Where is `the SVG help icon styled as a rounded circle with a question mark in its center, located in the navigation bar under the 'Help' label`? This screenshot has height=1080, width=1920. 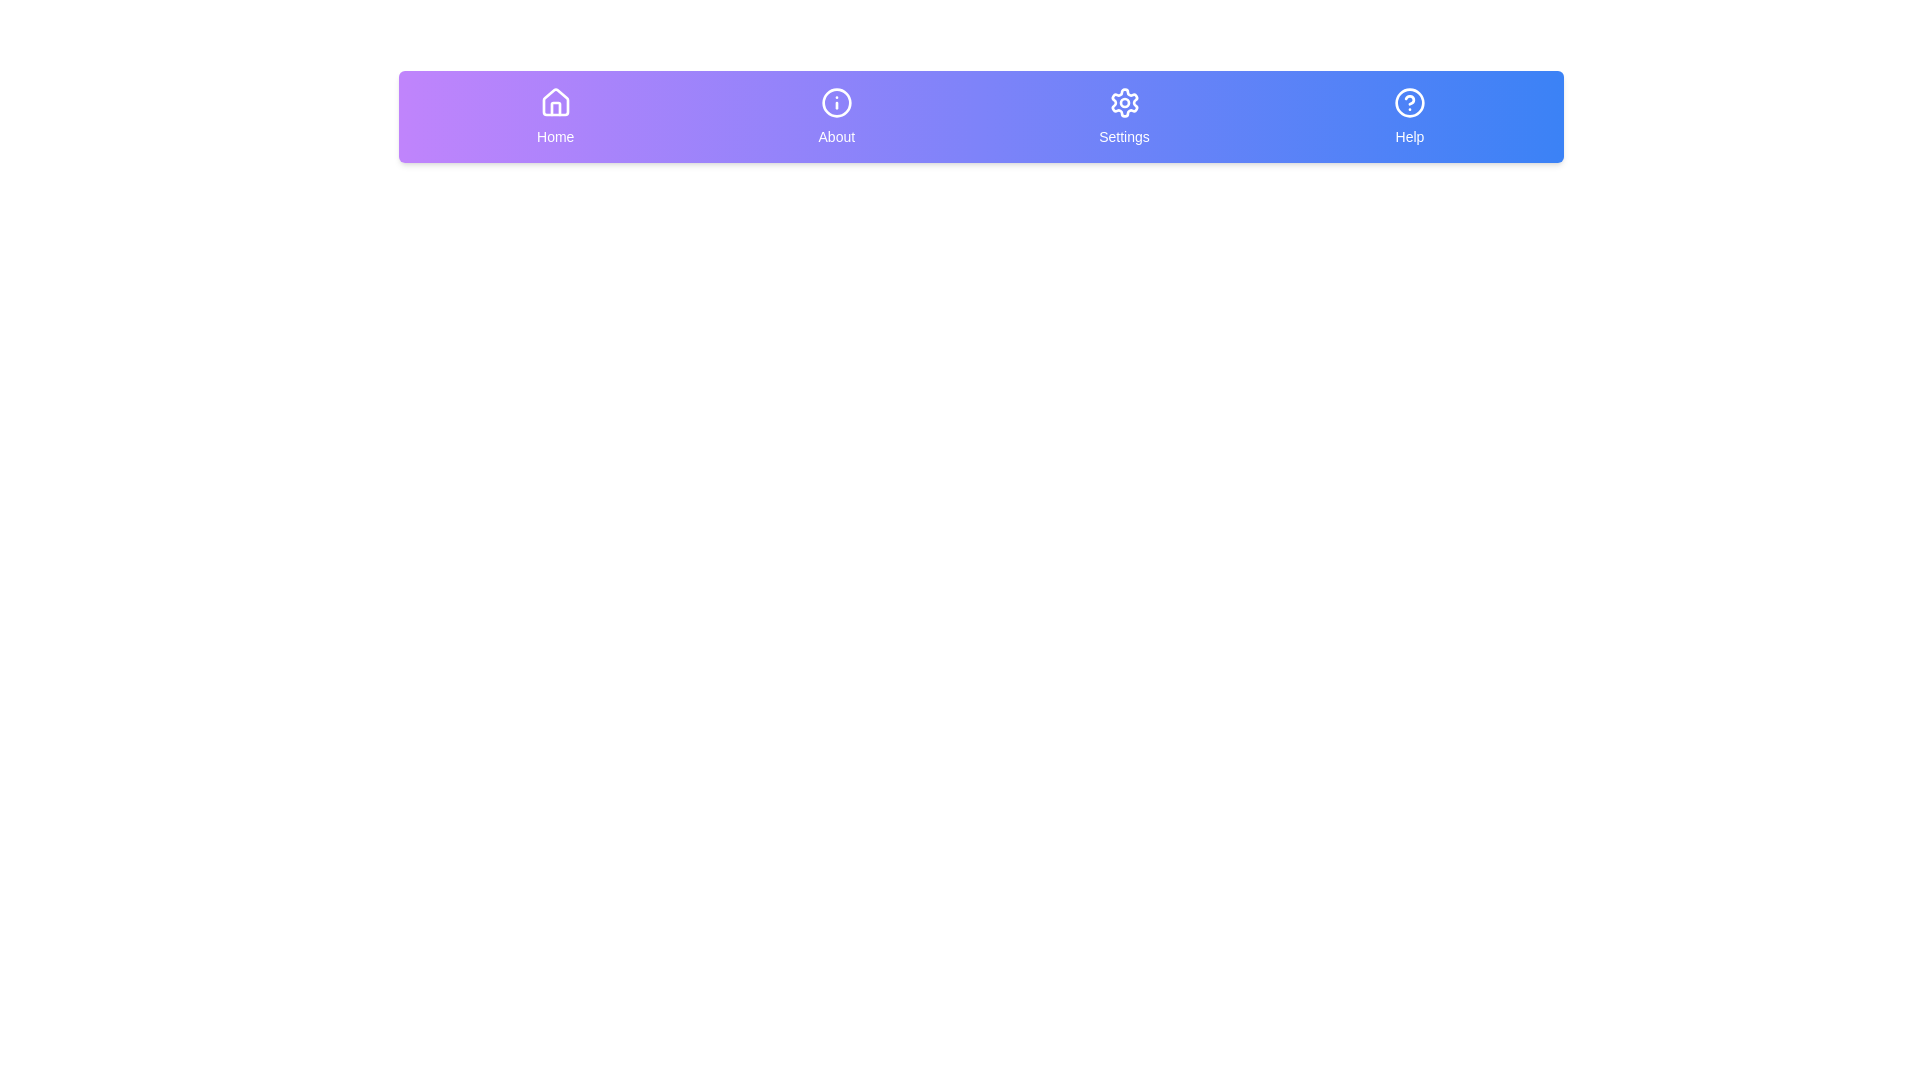 the SVG help icon styled as a rounded circle with a question mark in its center, located in the navigation bar under the 'Help' label is located at coordinates (1408, 103).